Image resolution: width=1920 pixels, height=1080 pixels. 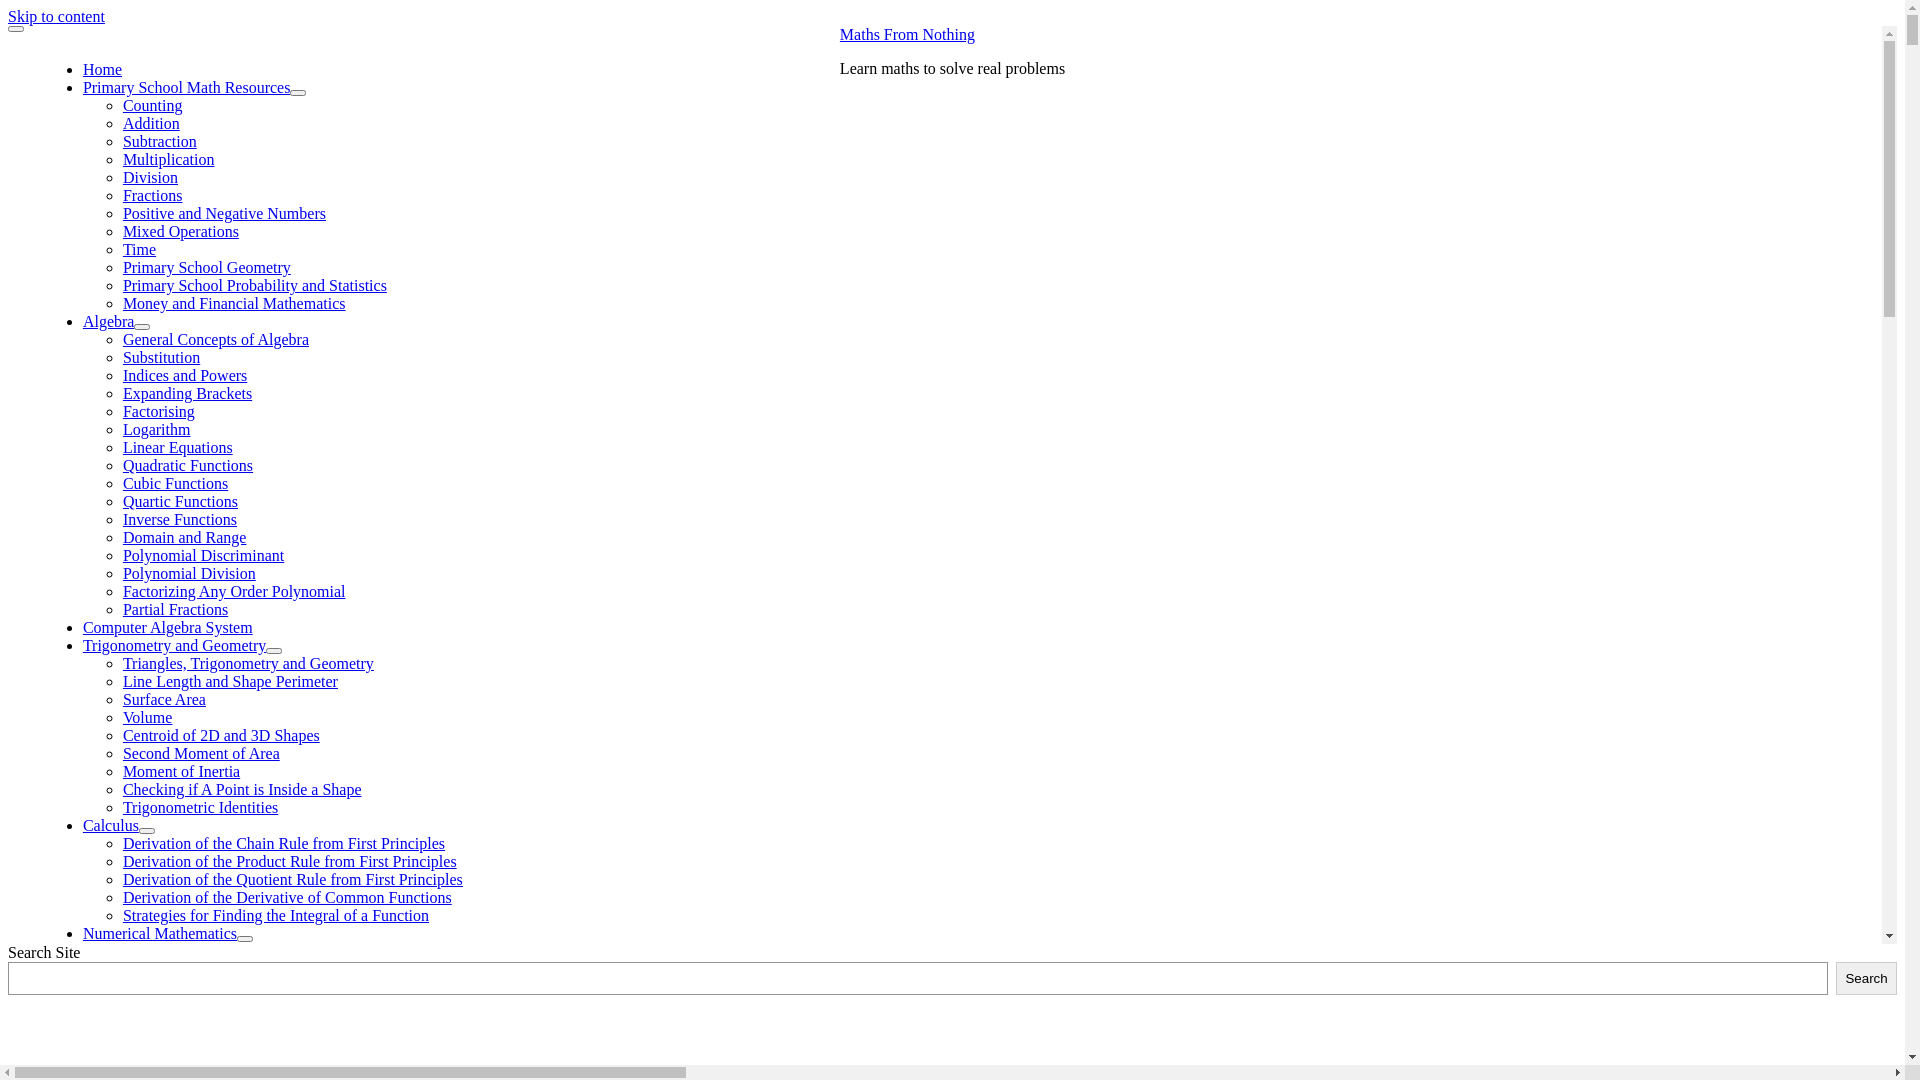 I want to click on 'Centroid of 2D and 3D Shapes', so click(x=221, y=735).